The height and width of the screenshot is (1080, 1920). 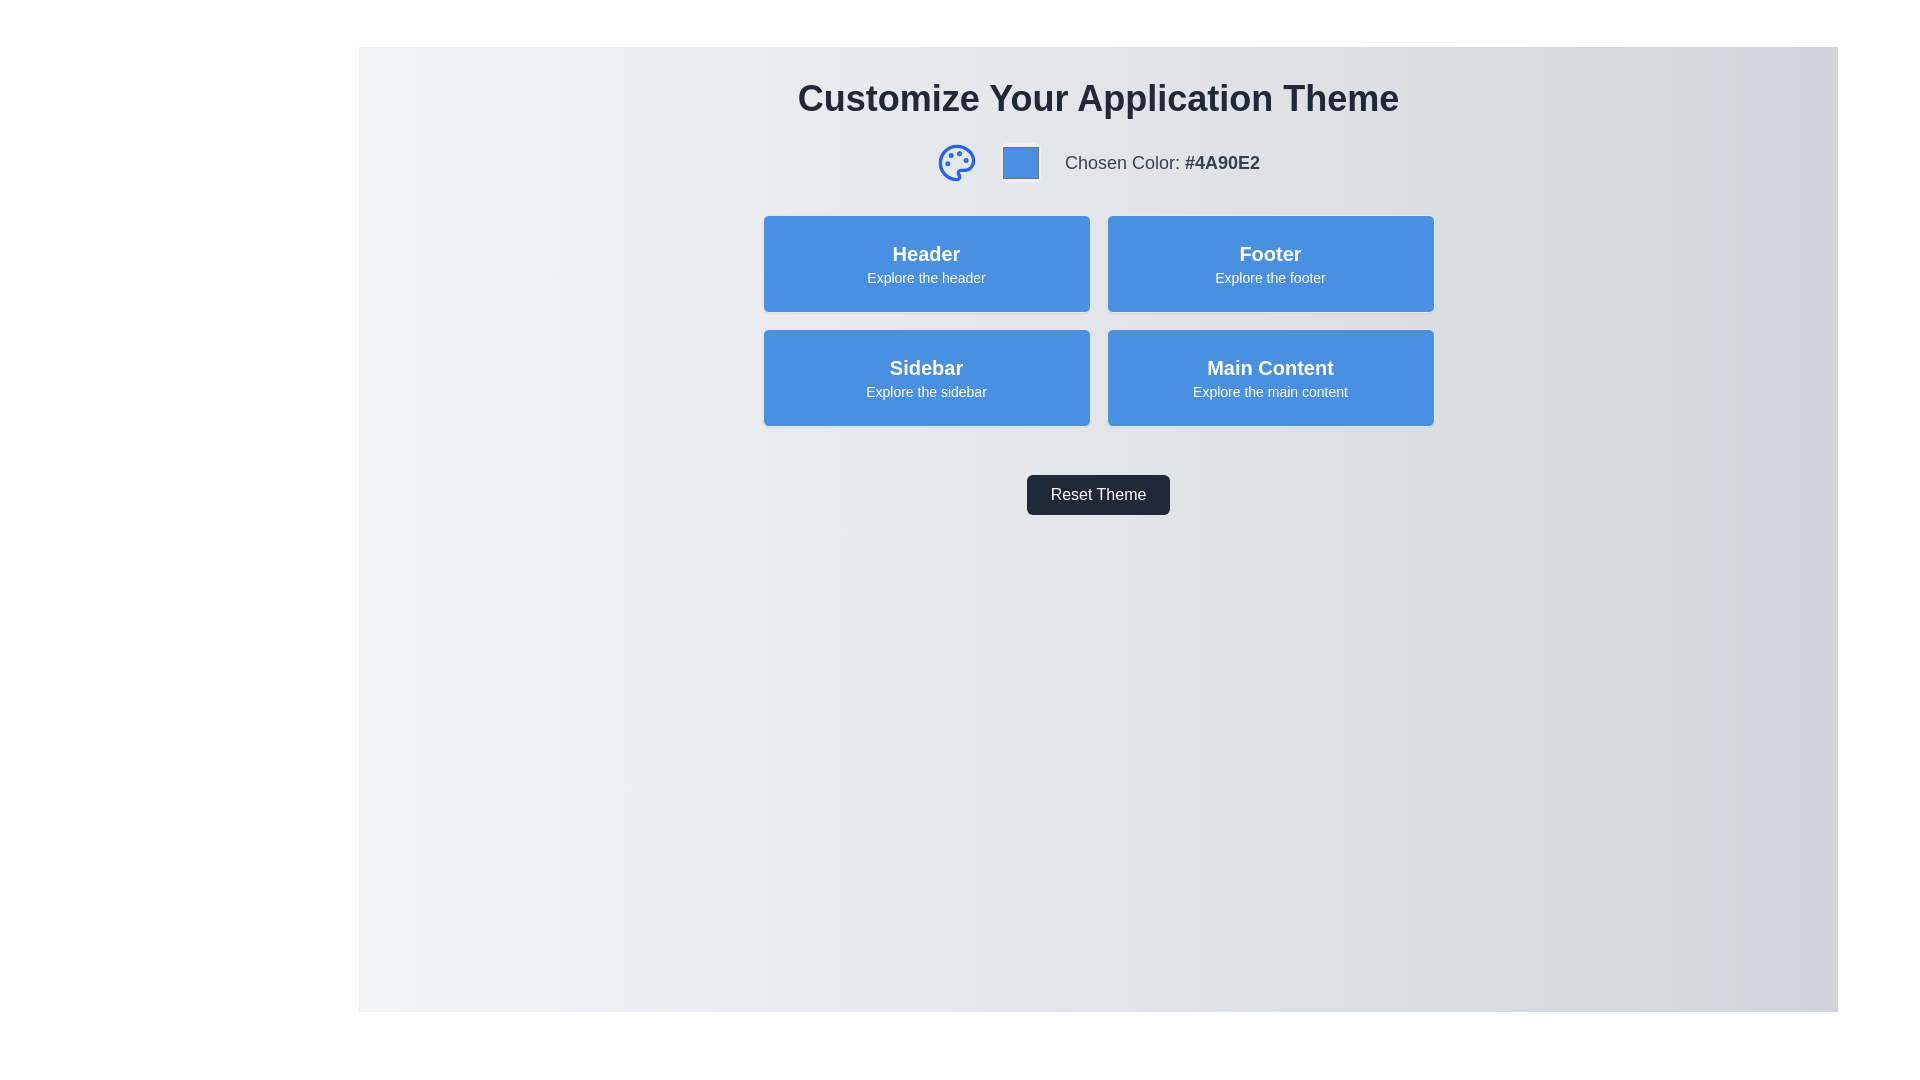 I want to click on the Text Display Label that shows the hexadecimal color code, located to the right of the label 'Chosen Color:' in the top-right area of the interface, so click(x=1221, y=161).